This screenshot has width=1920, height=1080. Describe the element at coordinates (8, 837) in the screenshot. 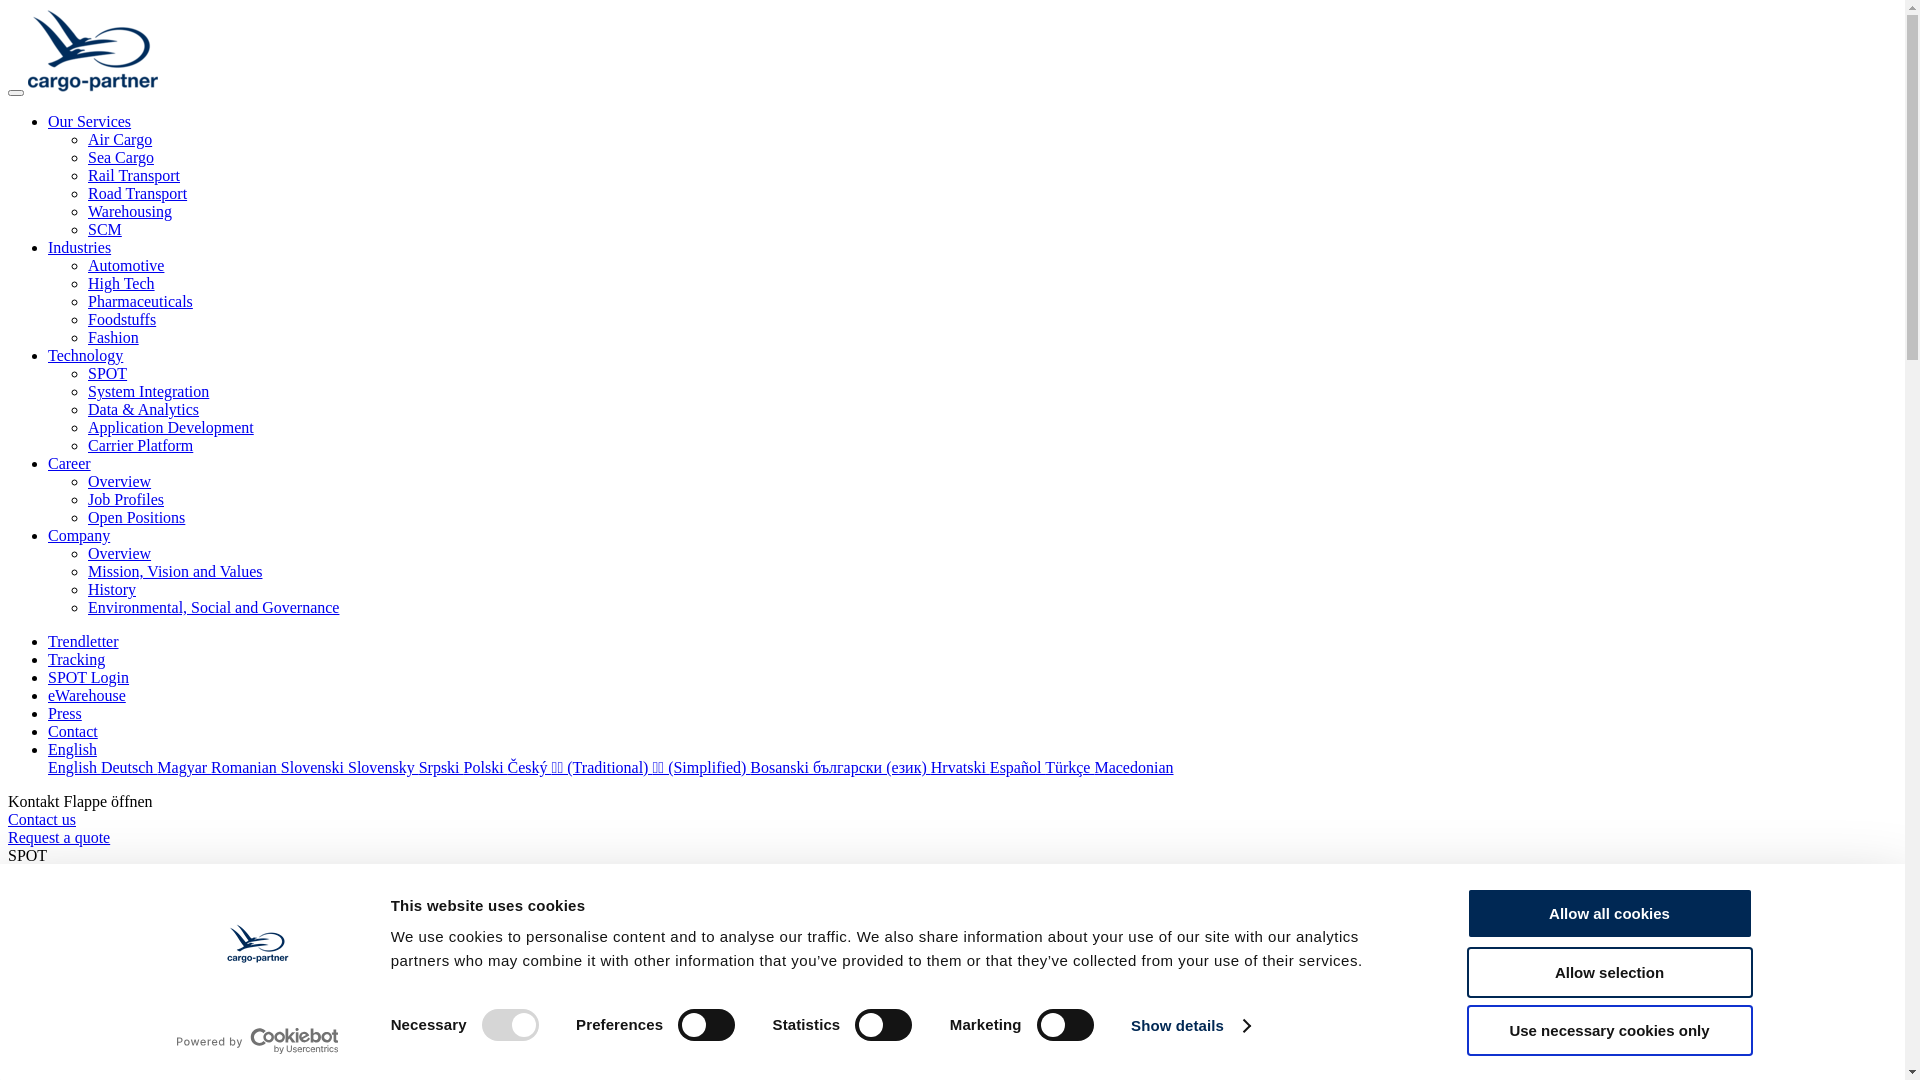

I see `'Request a quote'` at that location.